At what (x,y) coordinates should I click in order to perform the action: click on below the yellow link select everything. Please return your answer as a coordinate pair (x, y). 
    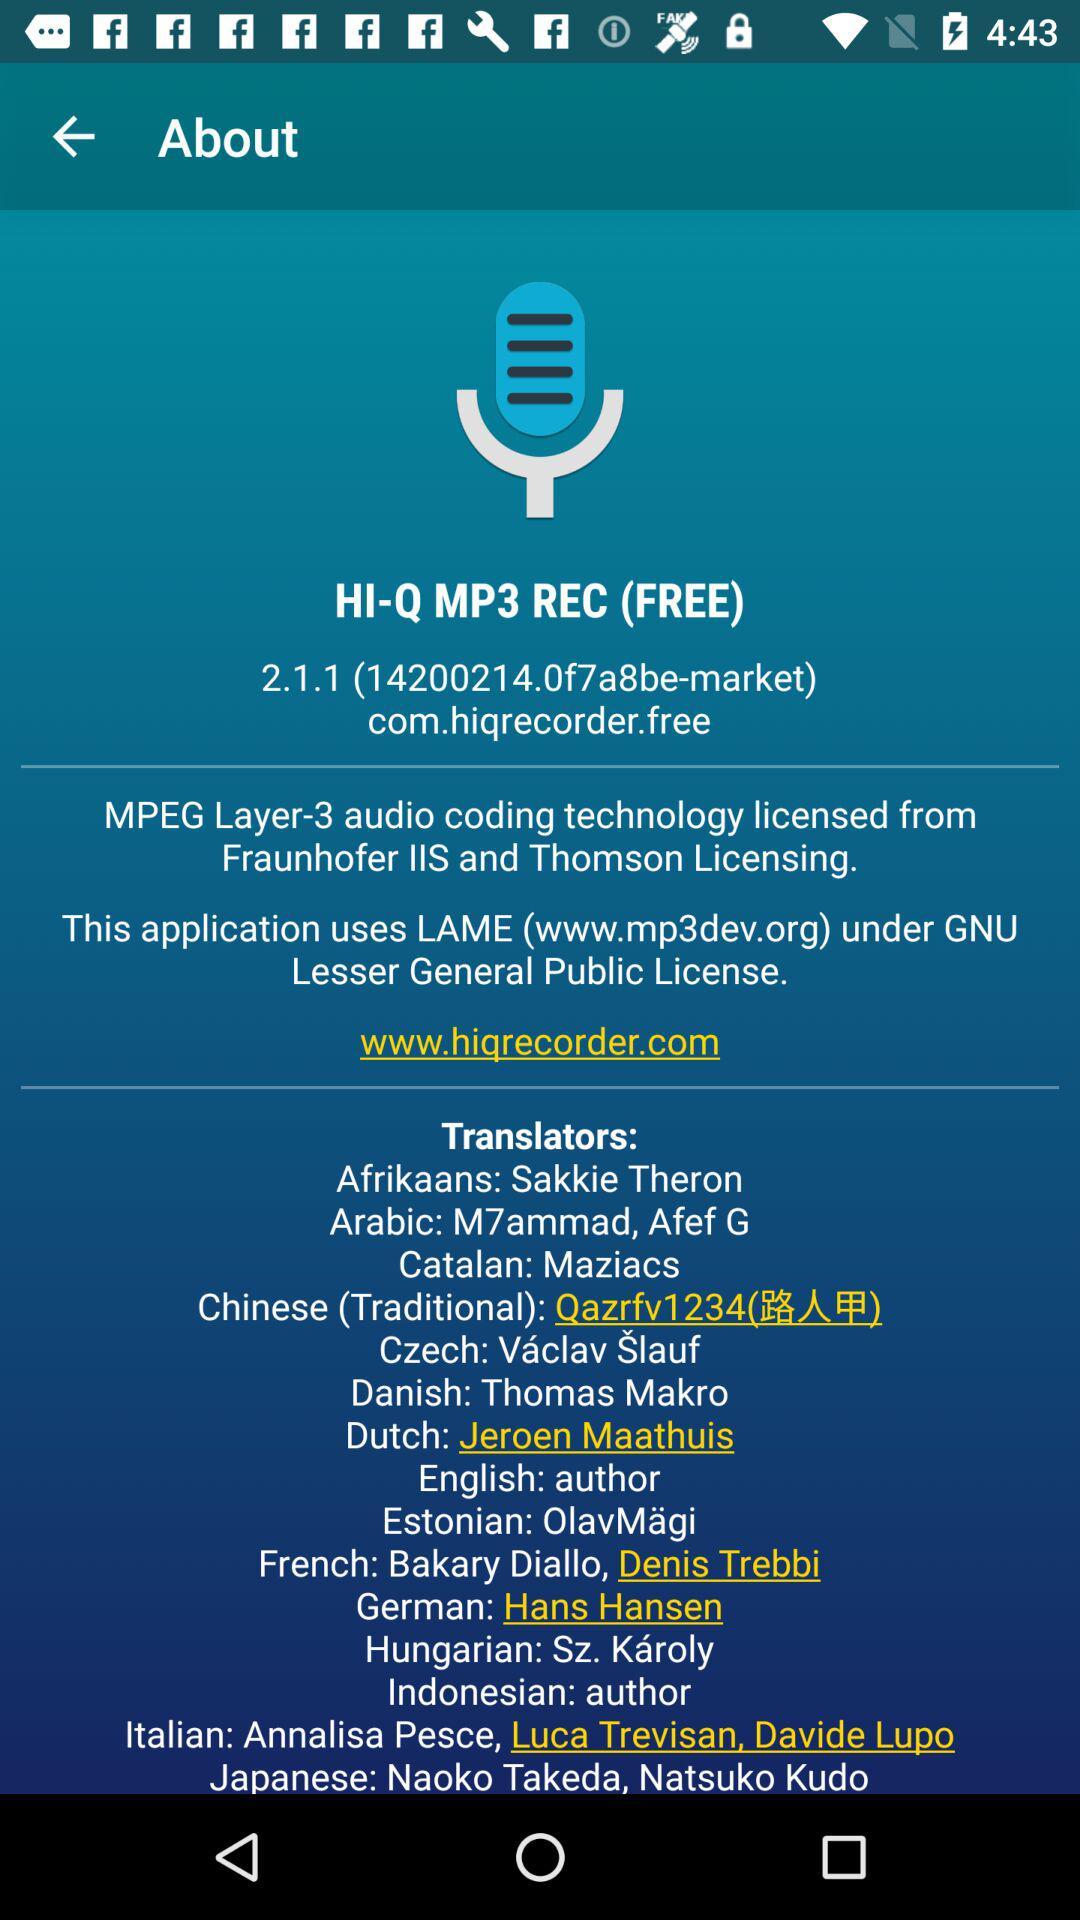
    Looking at the image, I should click on (538, 1451).